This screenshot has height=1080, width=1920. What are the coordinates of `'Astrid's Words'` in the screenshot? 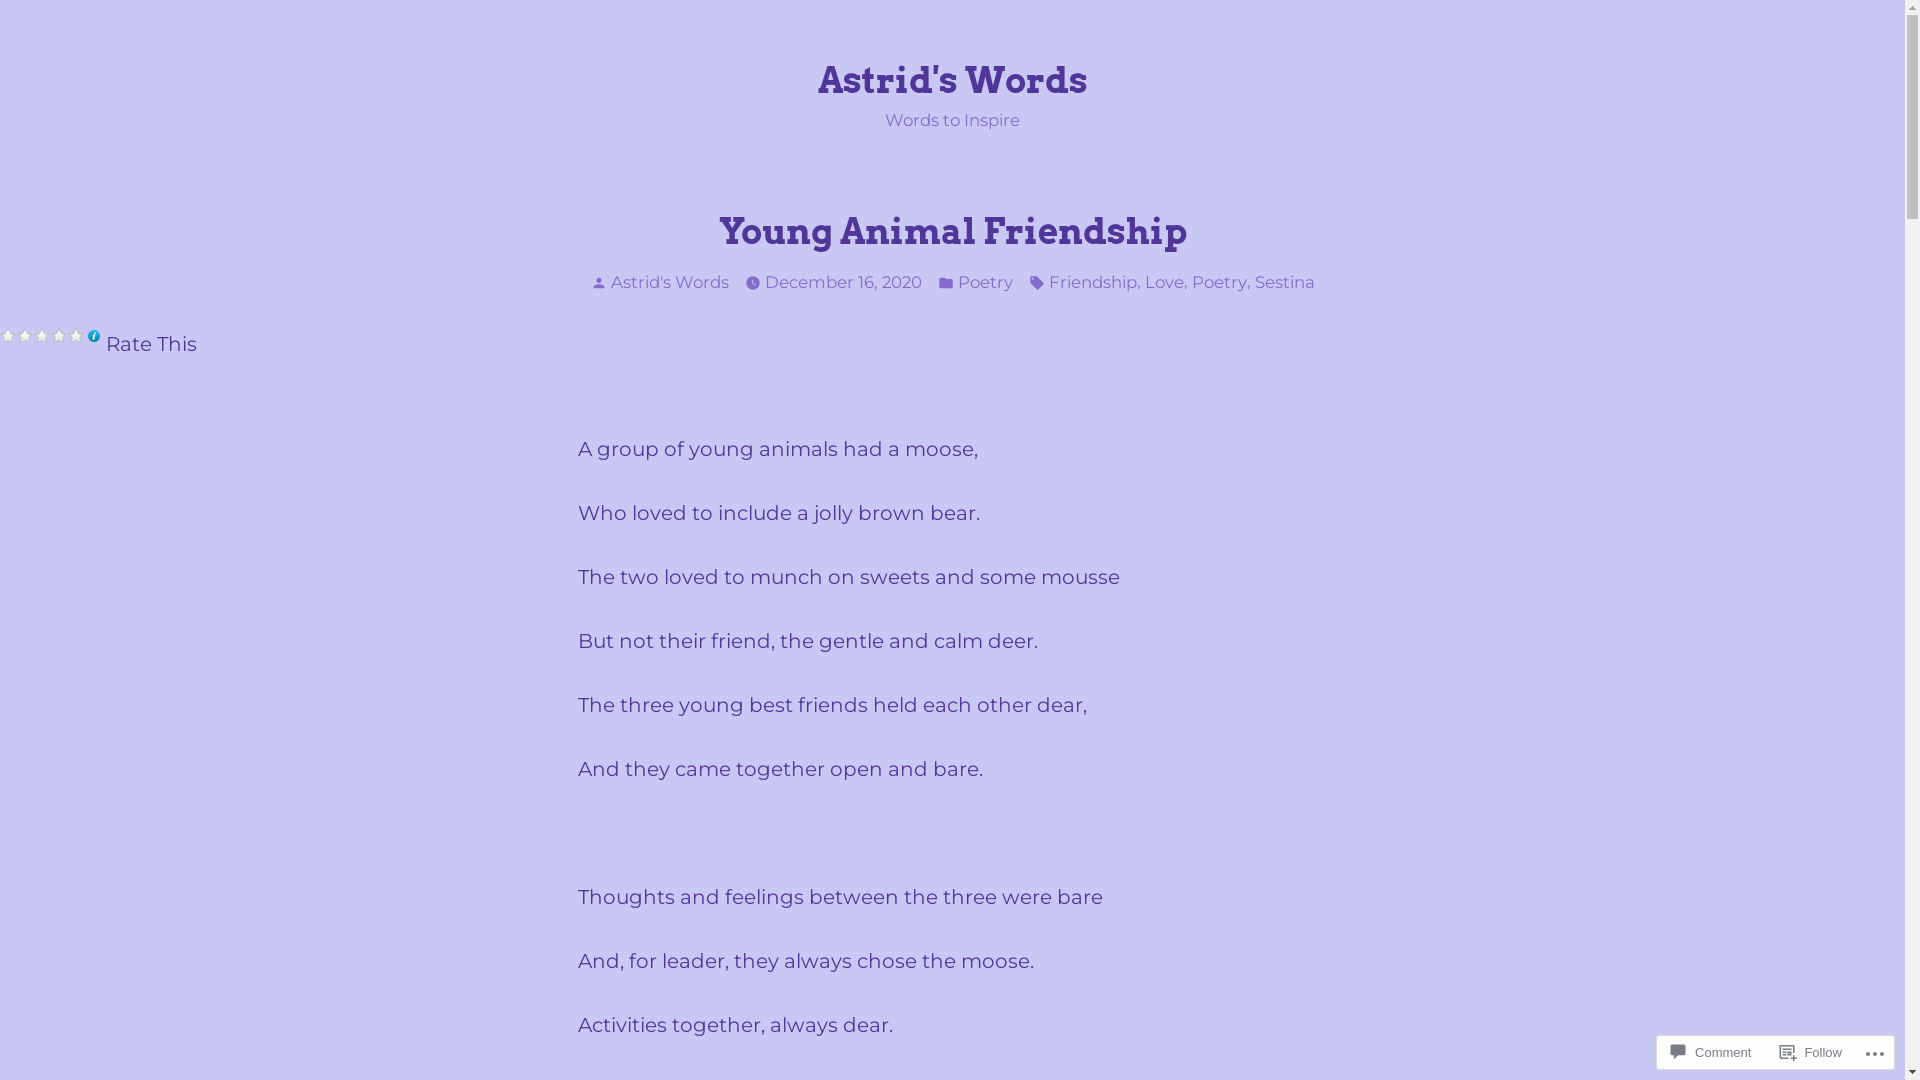 It's located at (668, 281).